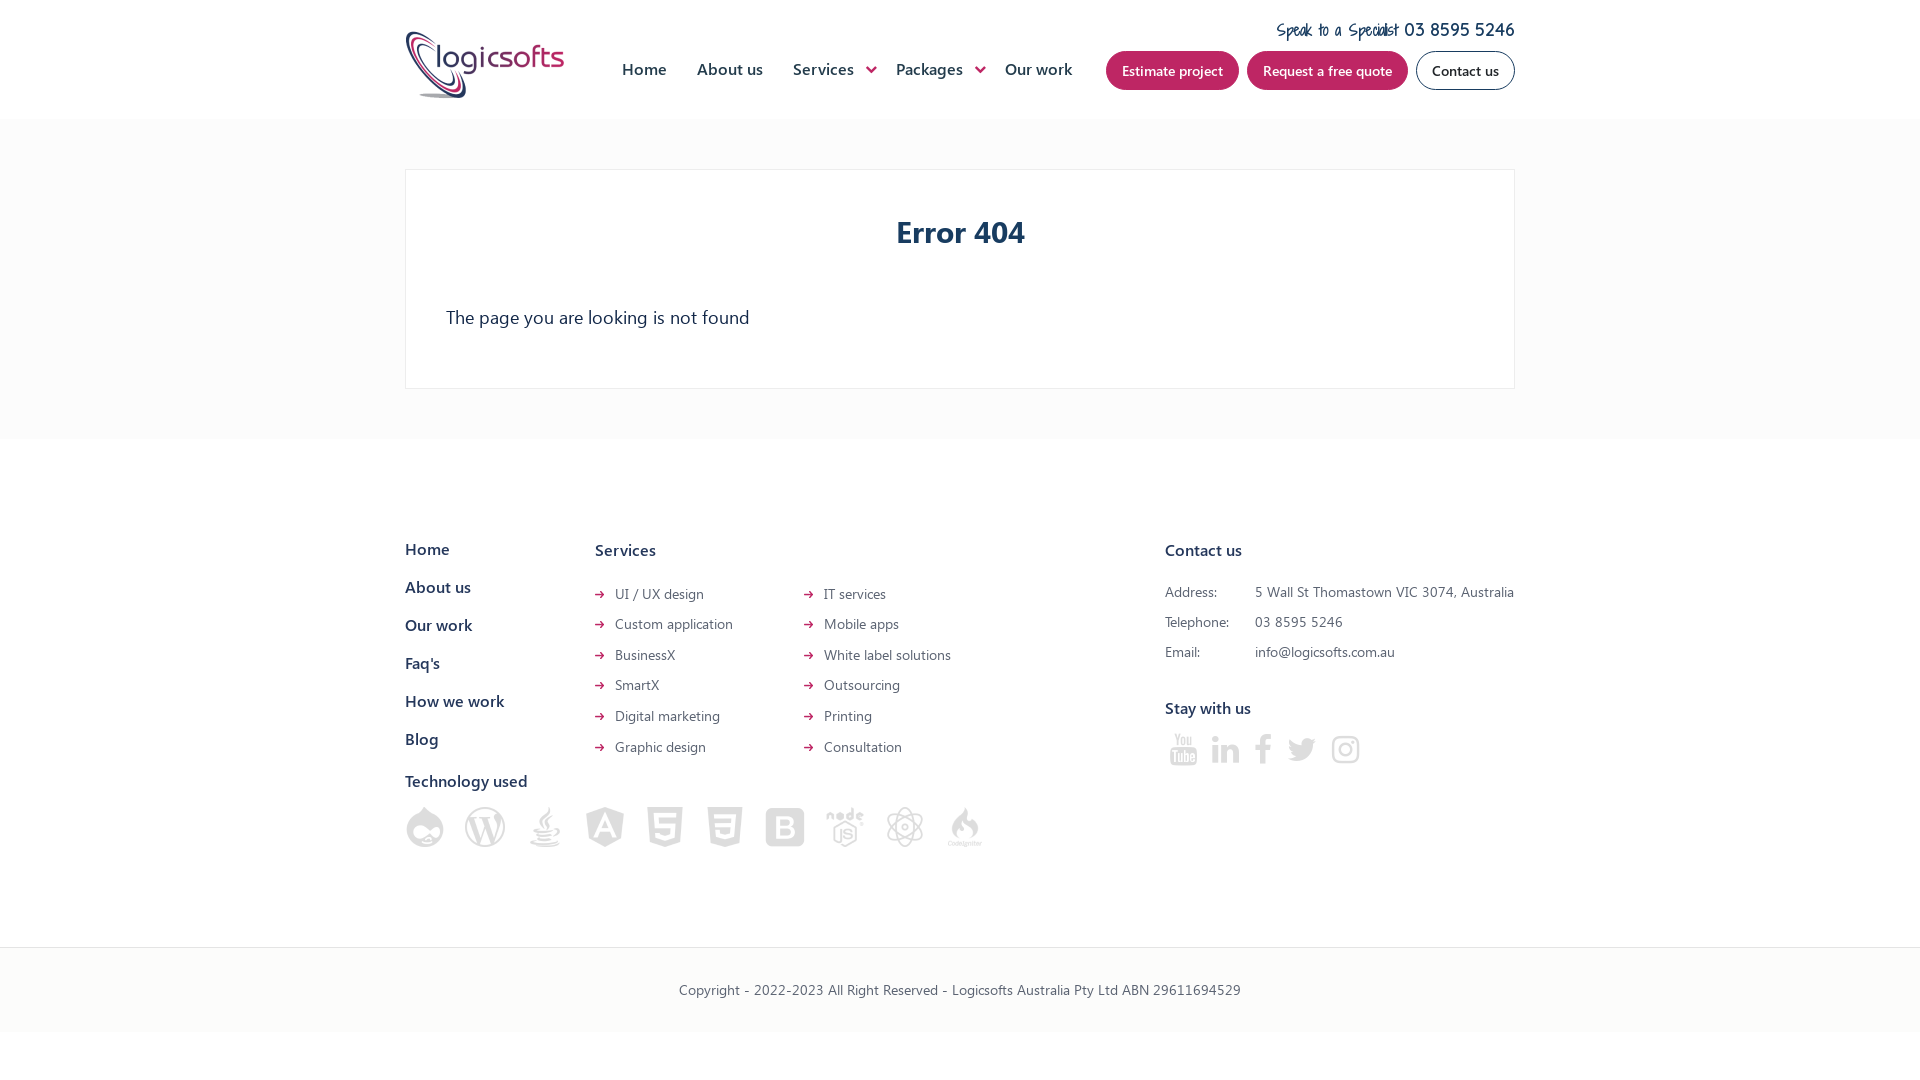 This screenshot has width=1920, height=1080. I want to click on 'Graphic design', so click(660, 746).